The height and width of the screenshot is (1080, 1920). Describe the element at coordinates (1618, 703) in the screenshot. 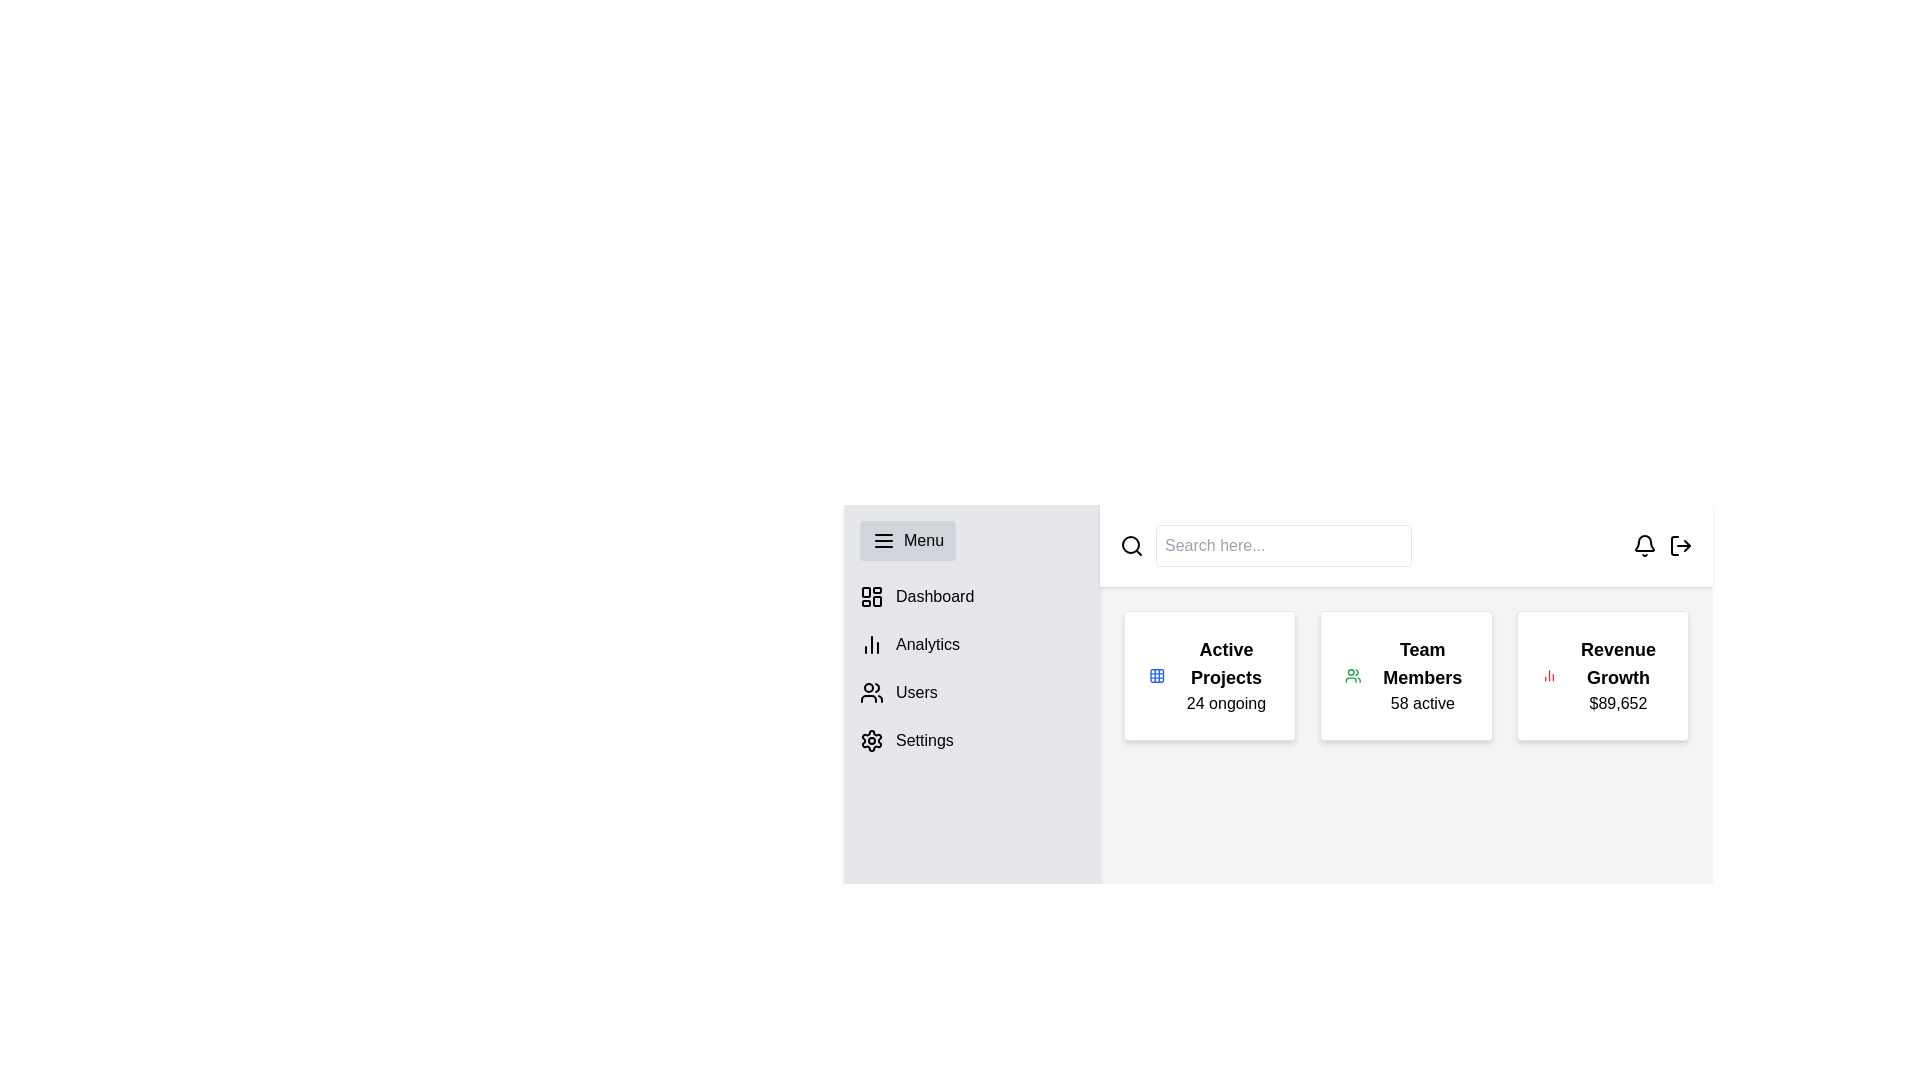

I see `the text label displaying '$89,652' located in the bottom section of the white card labeled 'Revenue Growth' to activate the potential tooltip` at that location.